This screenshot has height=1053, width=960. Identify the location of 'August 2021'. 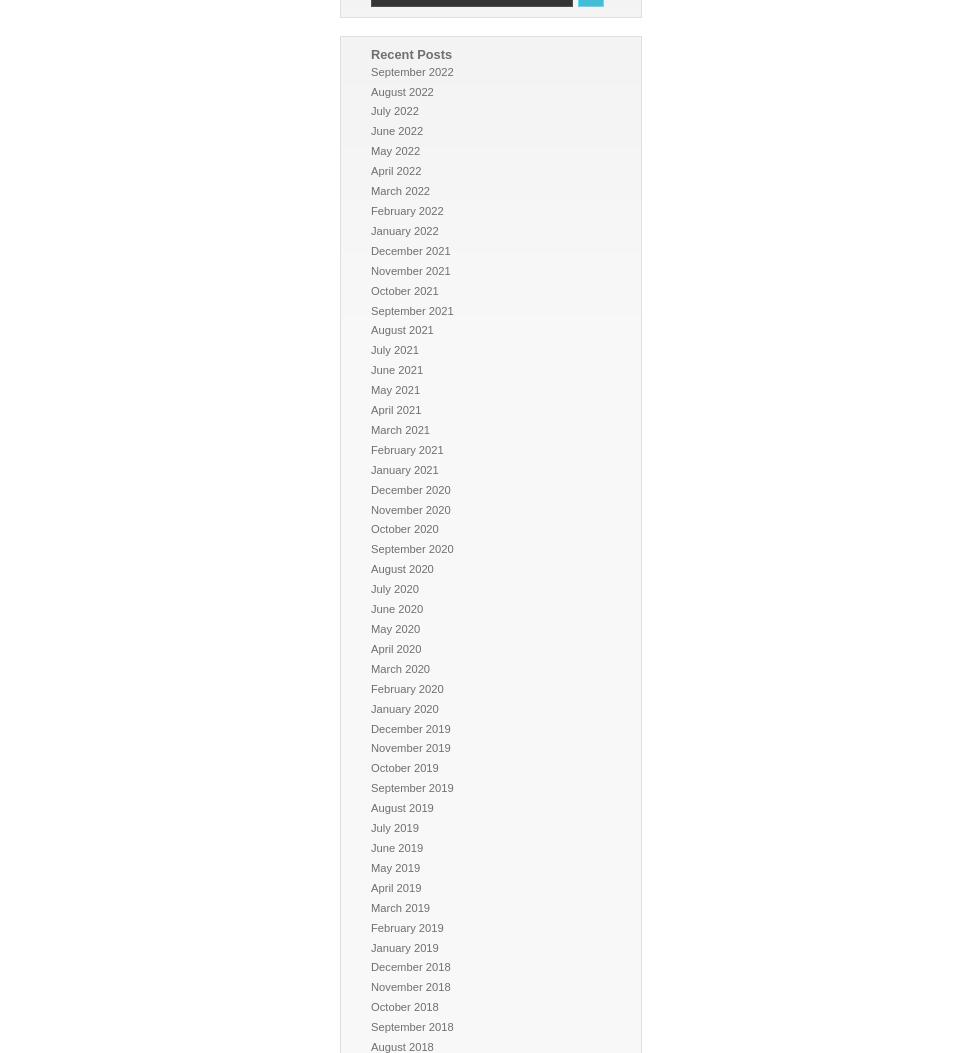
(401, 330).